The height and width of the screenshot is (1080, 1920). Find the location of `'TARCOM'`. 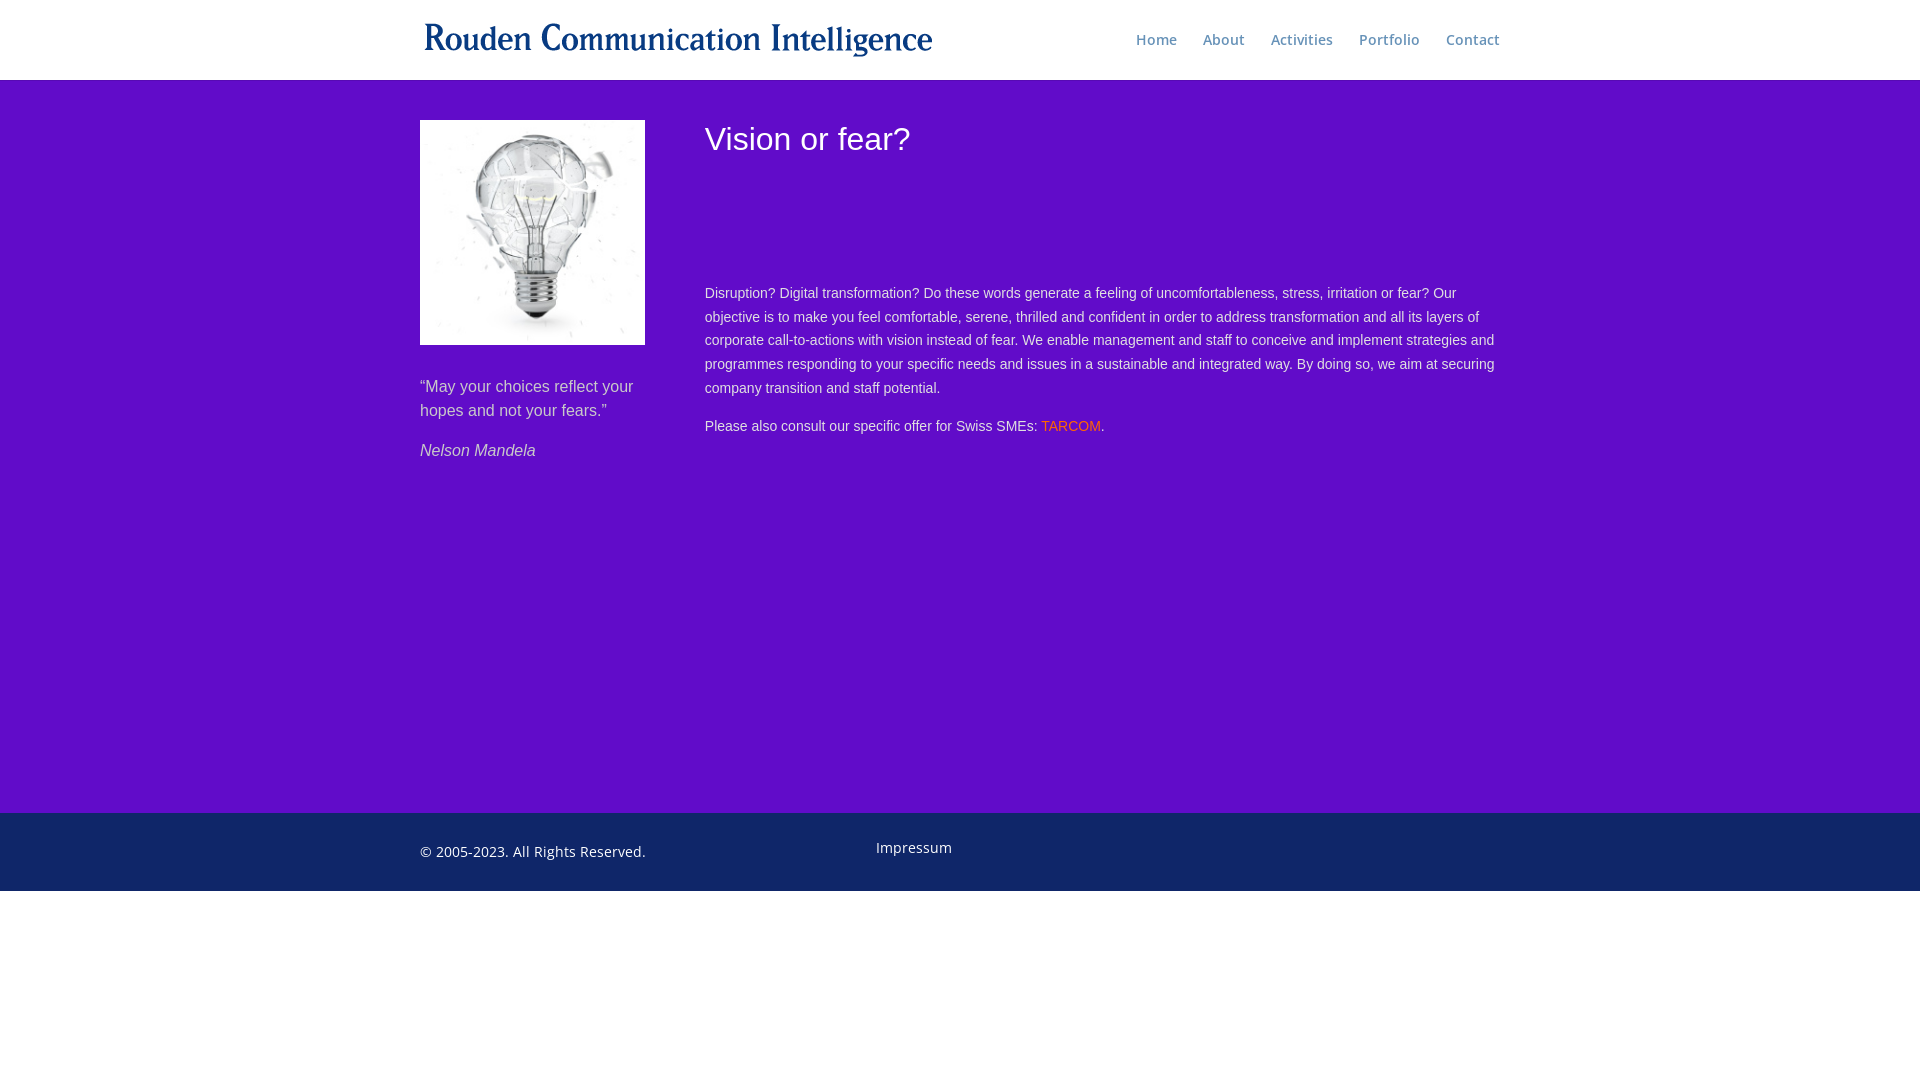

'TARCOM' is located at coordinates (1069, 424).